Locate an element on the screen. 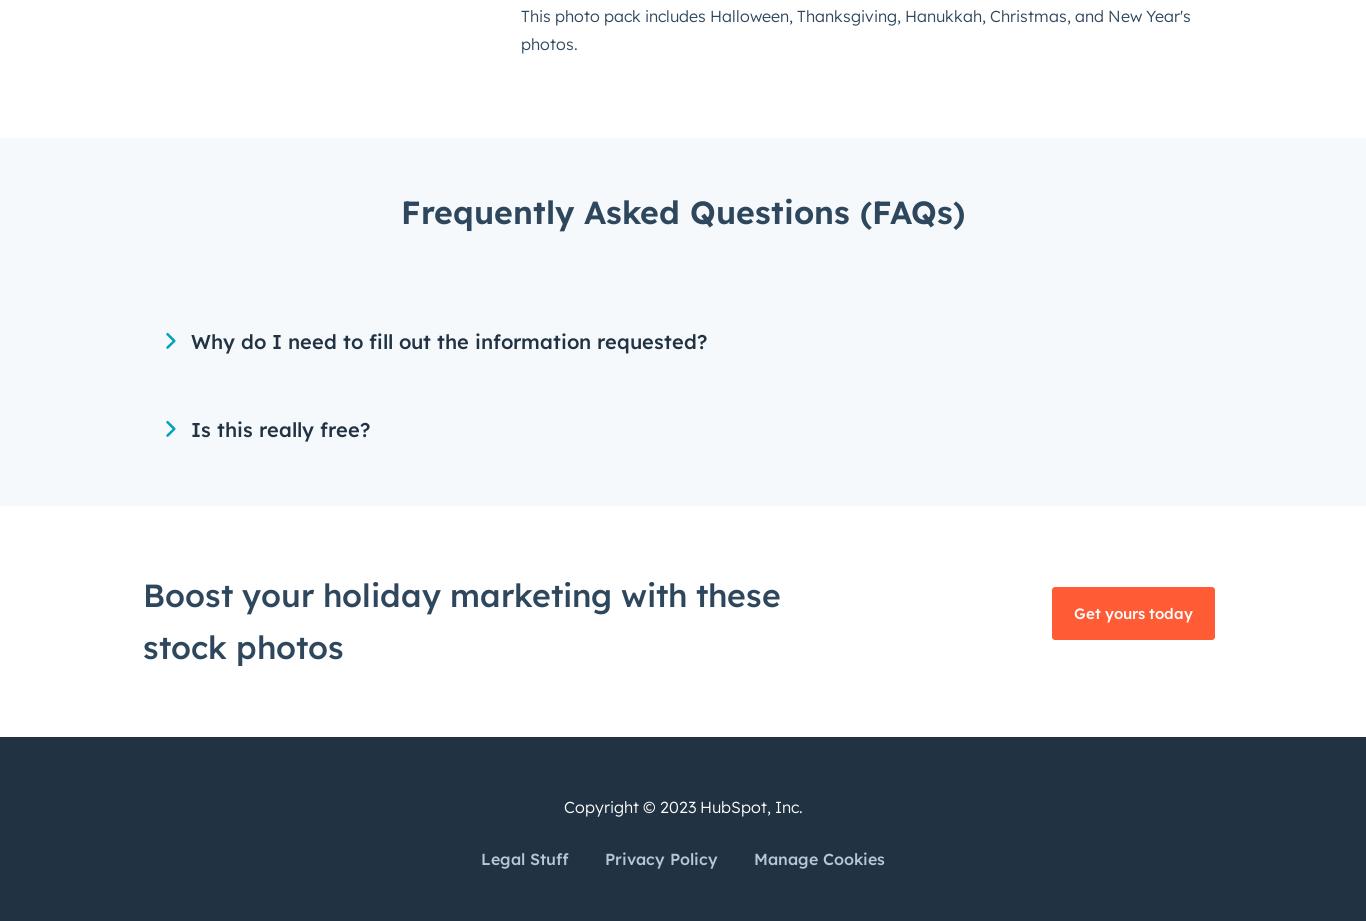 This screenshot has height=921, width=1366. 'Get yours today' is located at coordinates (1072, 611).